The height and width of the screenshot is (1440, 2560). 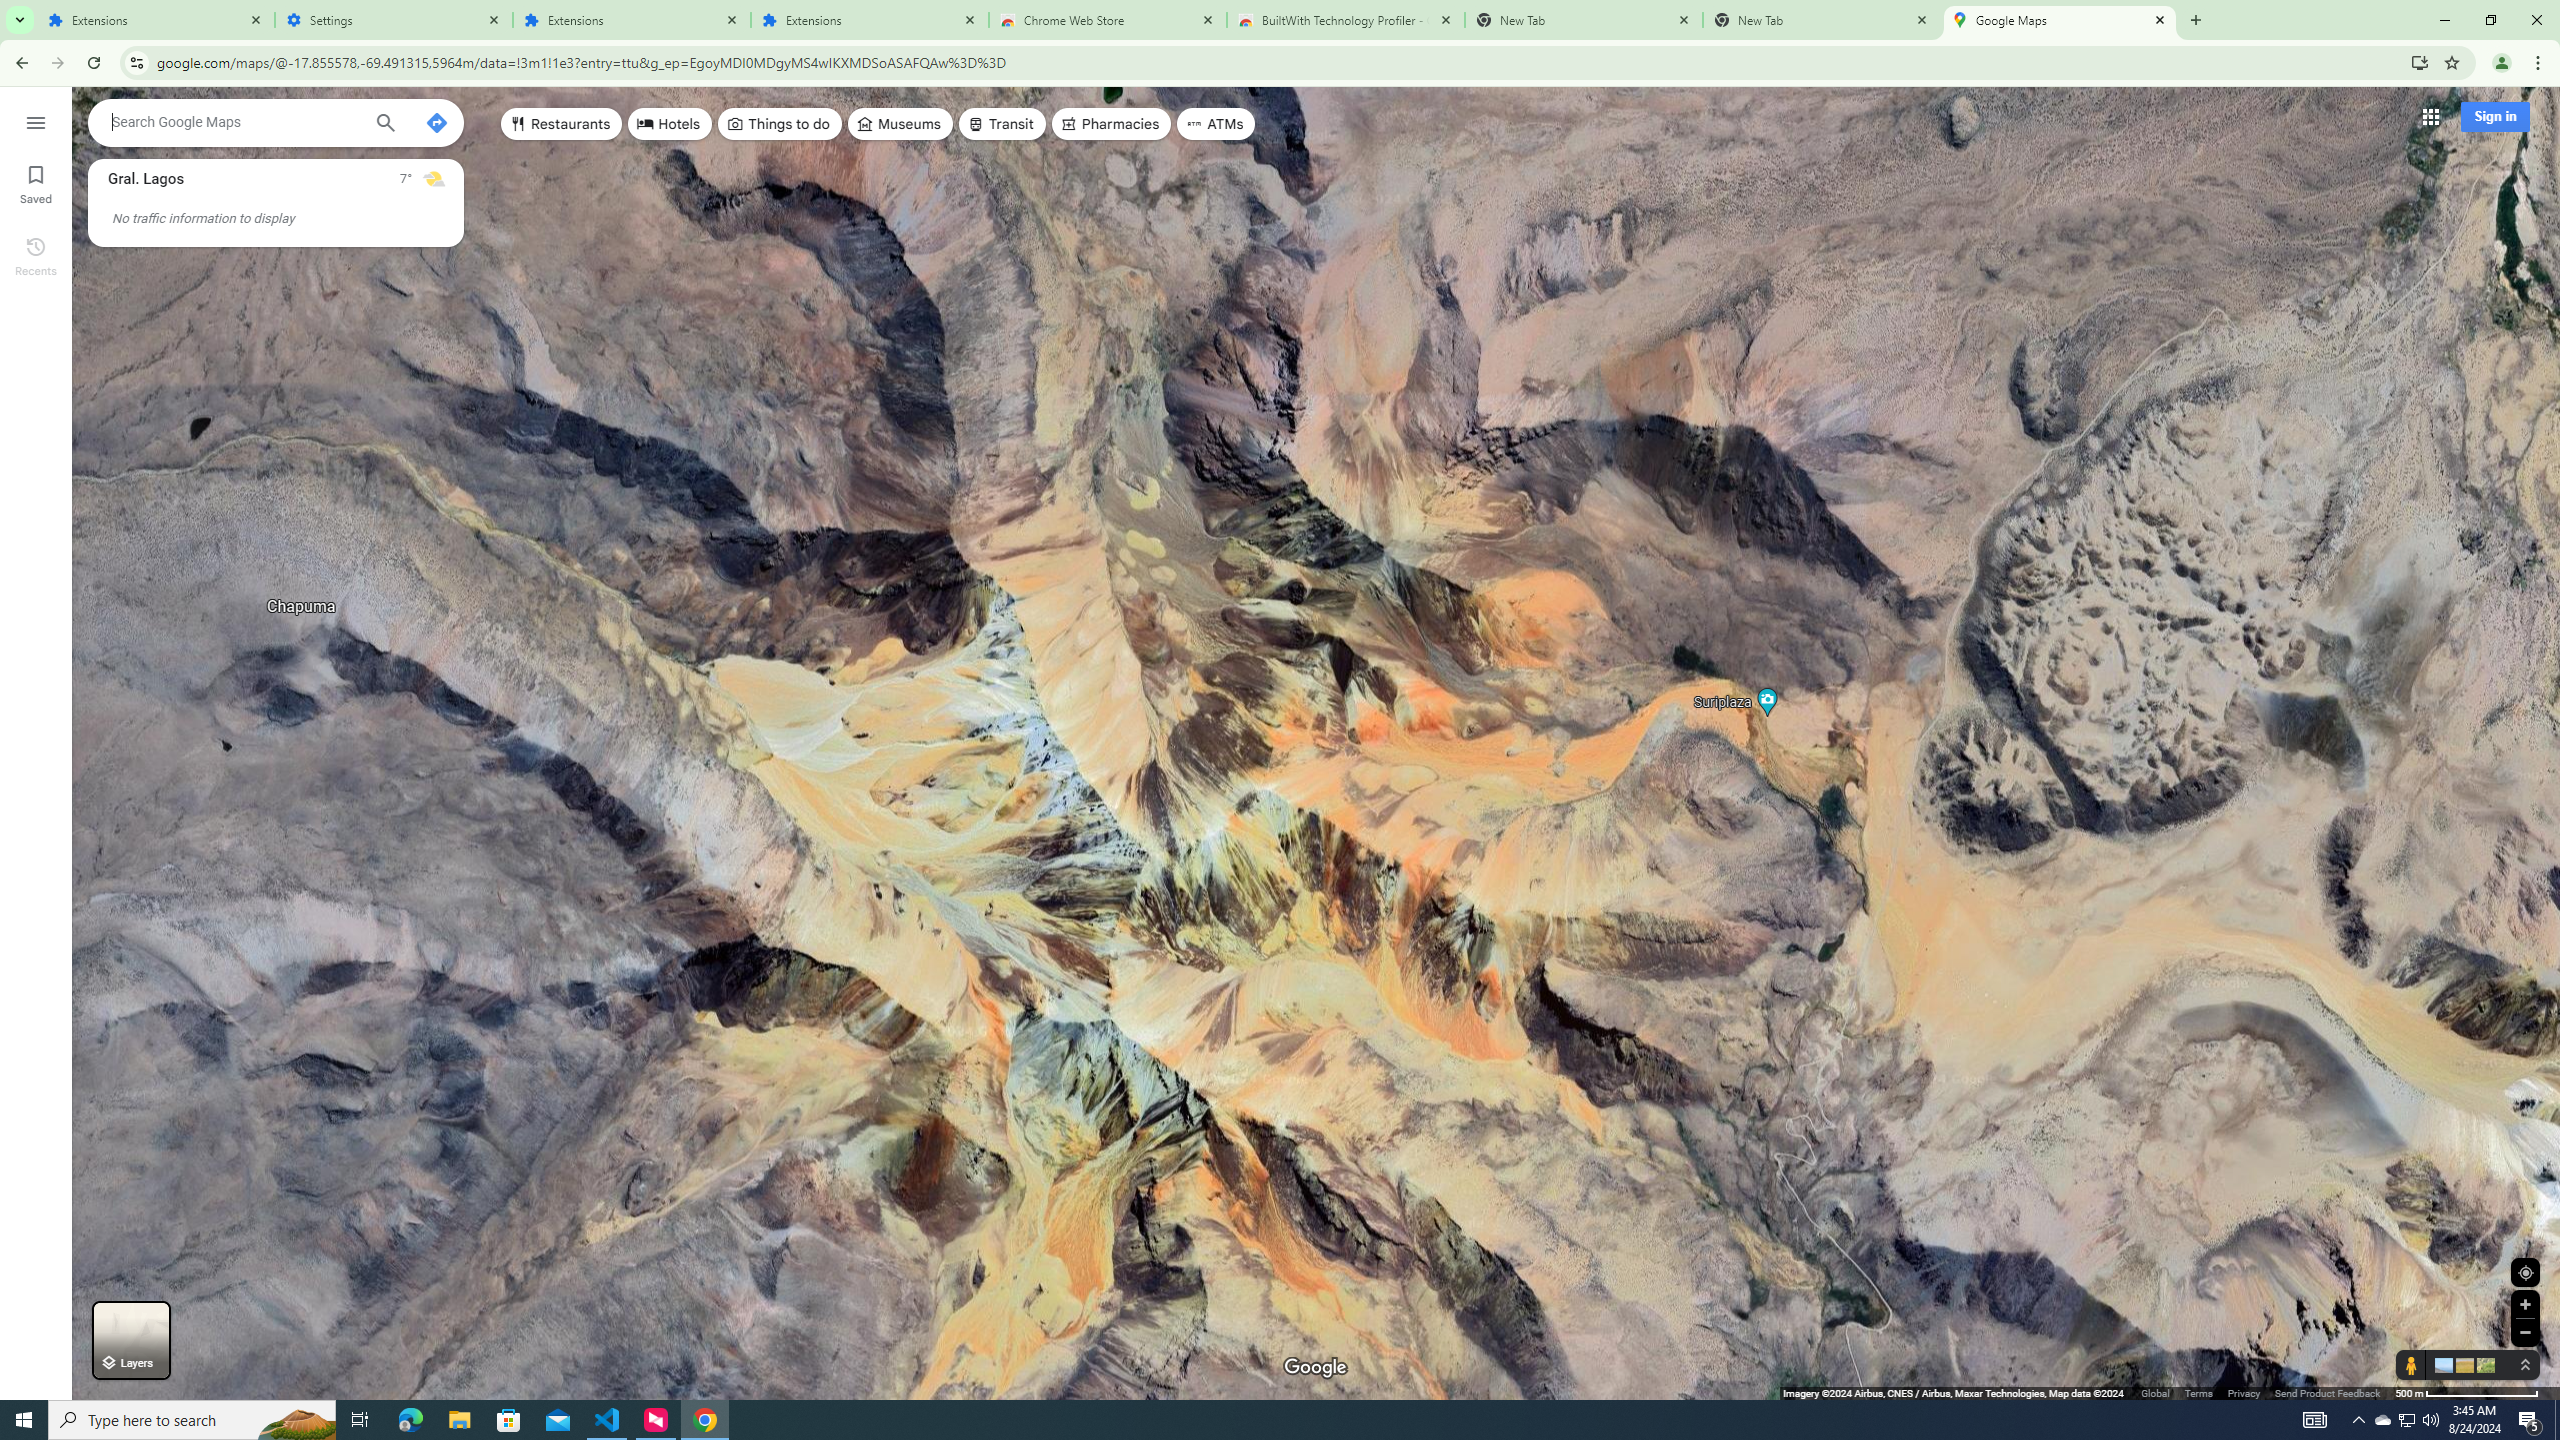 I want to click on 'Install Google Maps', so click(x=2420, y=61).